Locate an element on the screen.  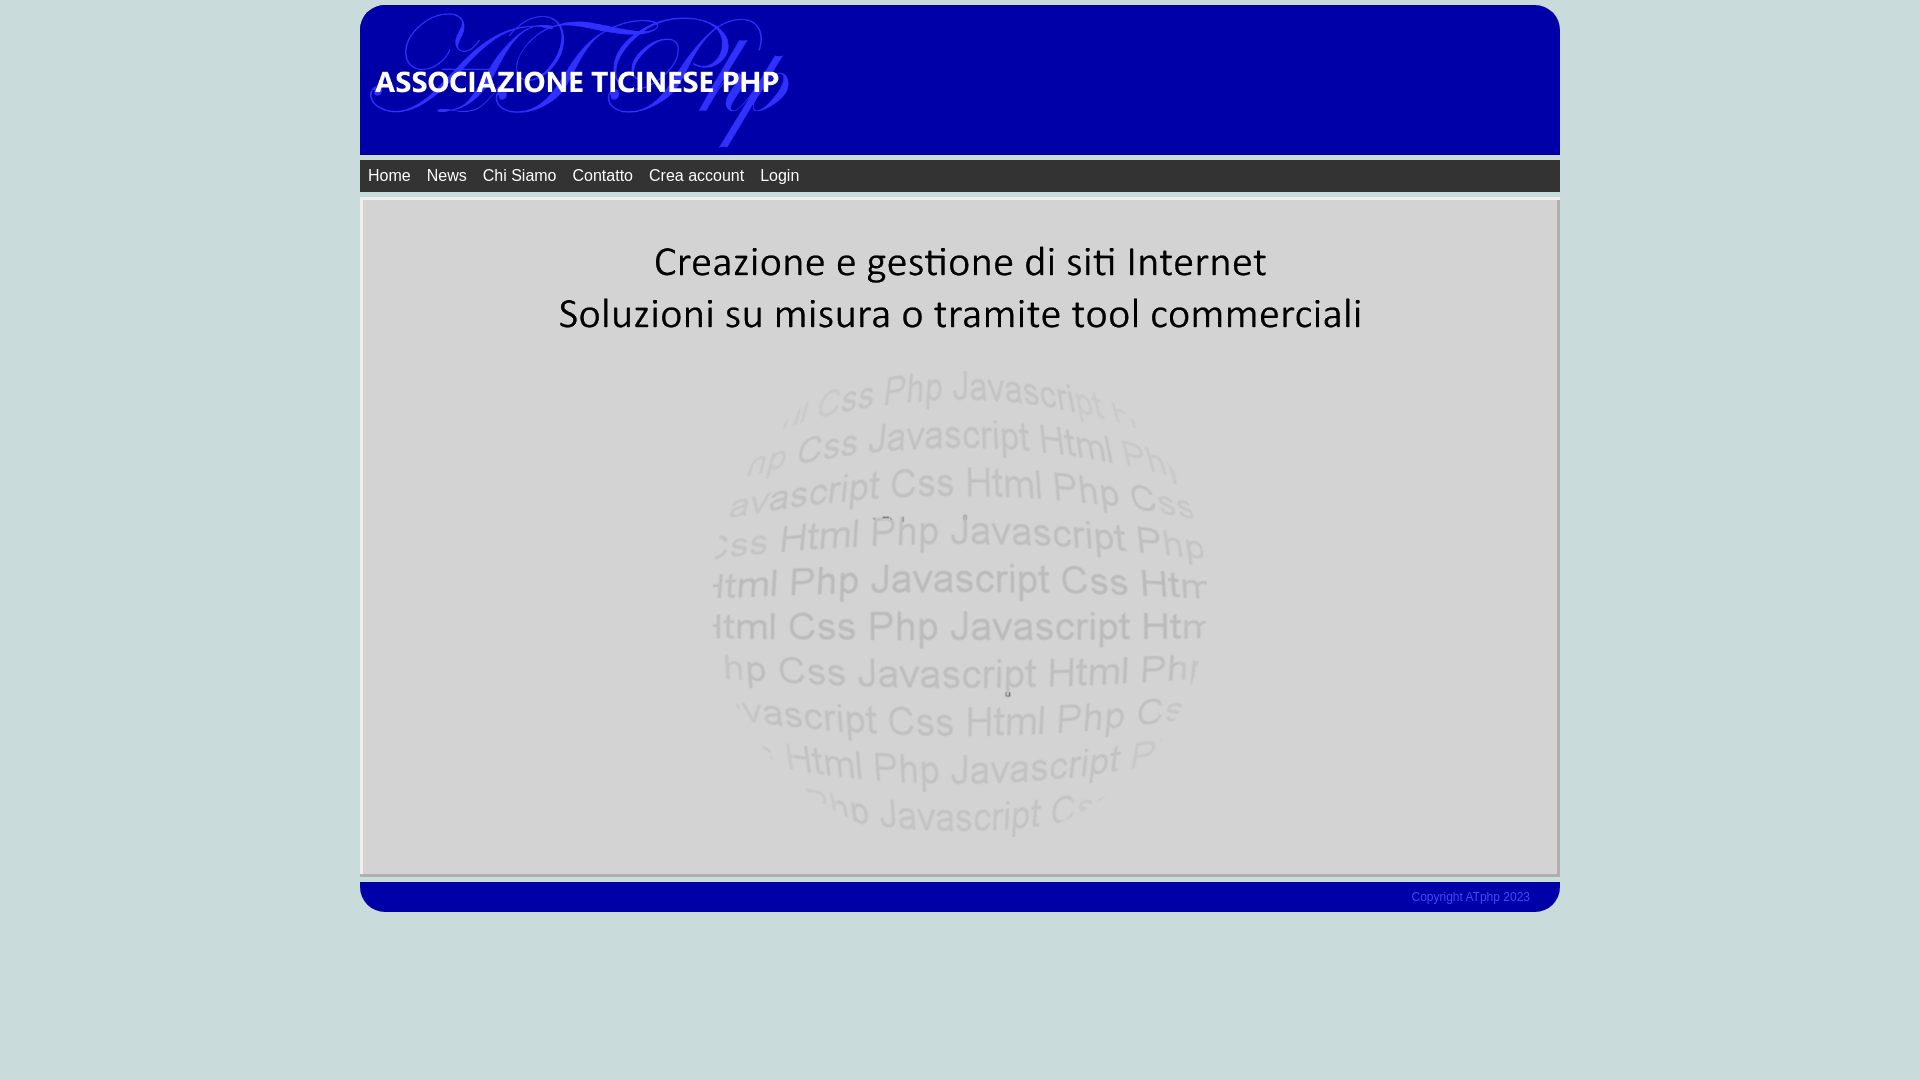
'Login' is located at coordinates (778, 175).